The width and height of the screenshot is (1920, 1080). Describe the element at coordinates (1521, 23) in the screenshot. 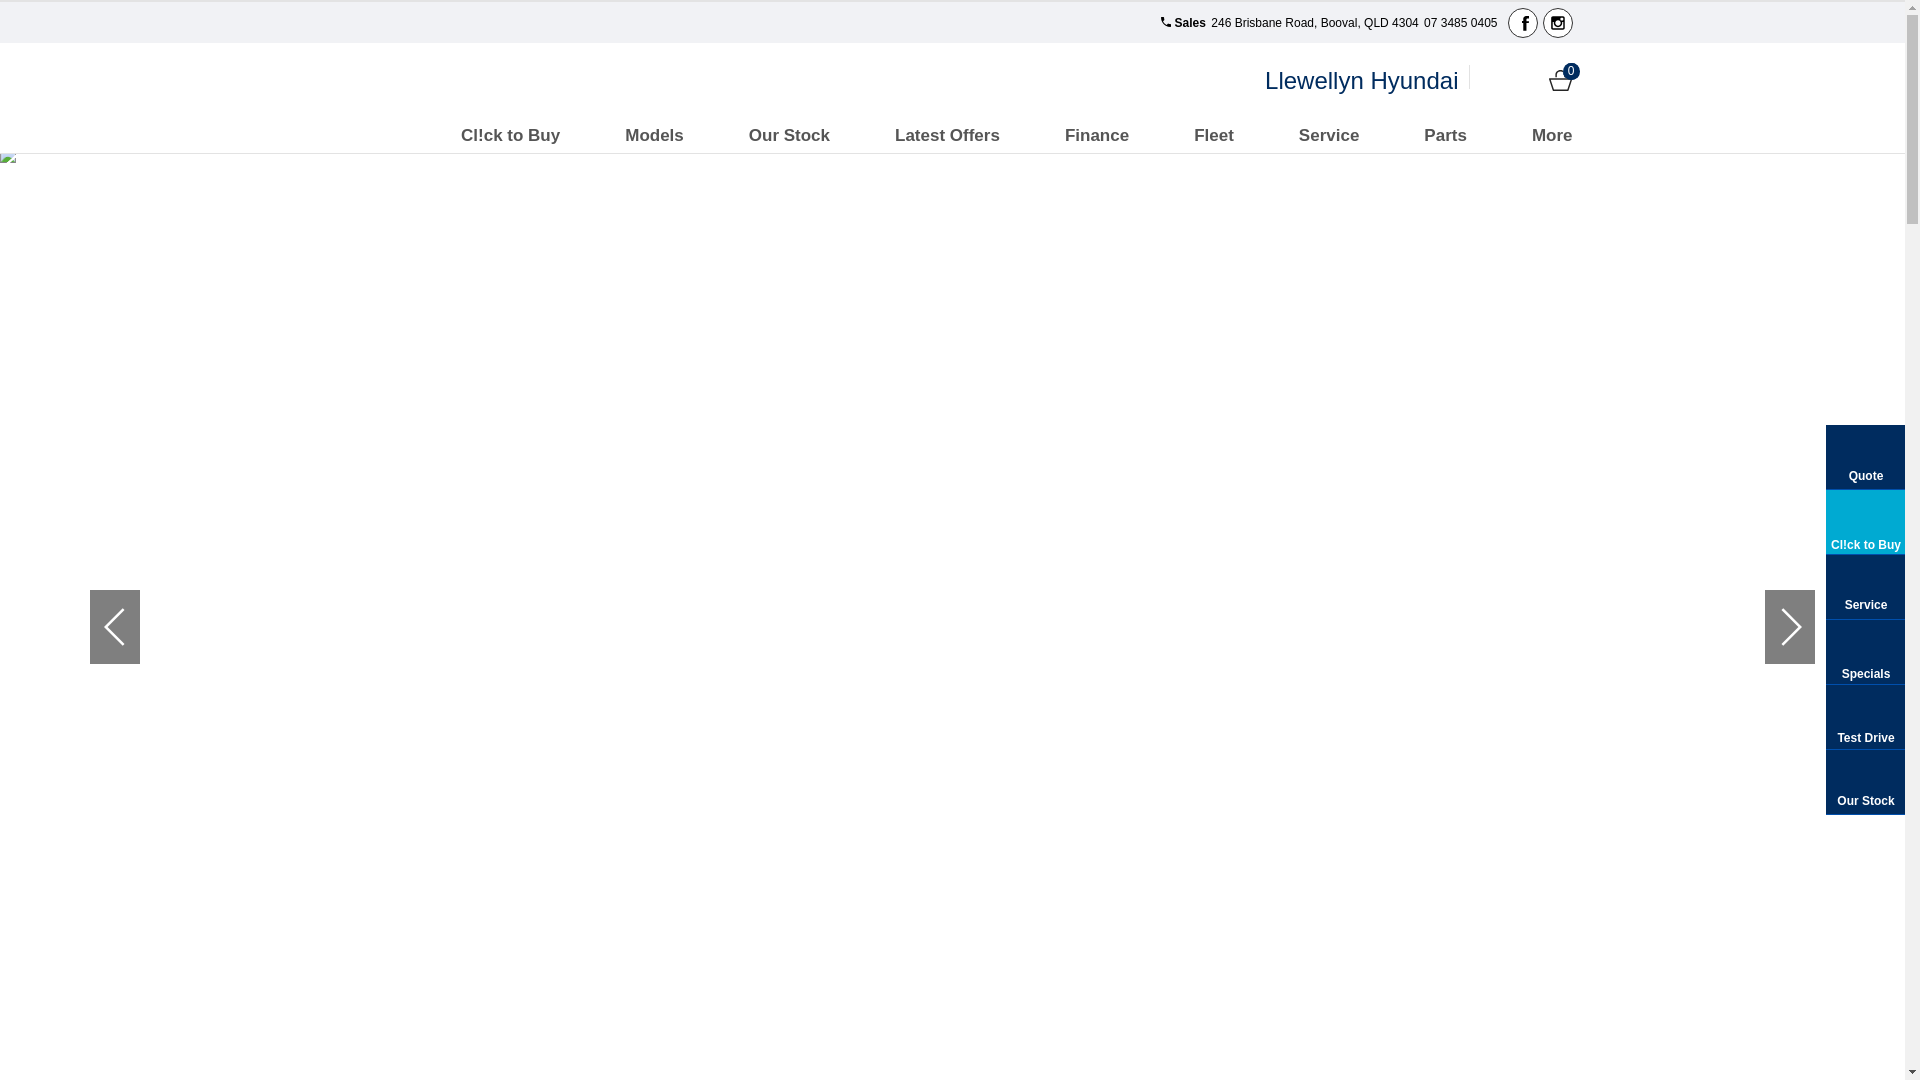

I see `'Facebook'` at that location.